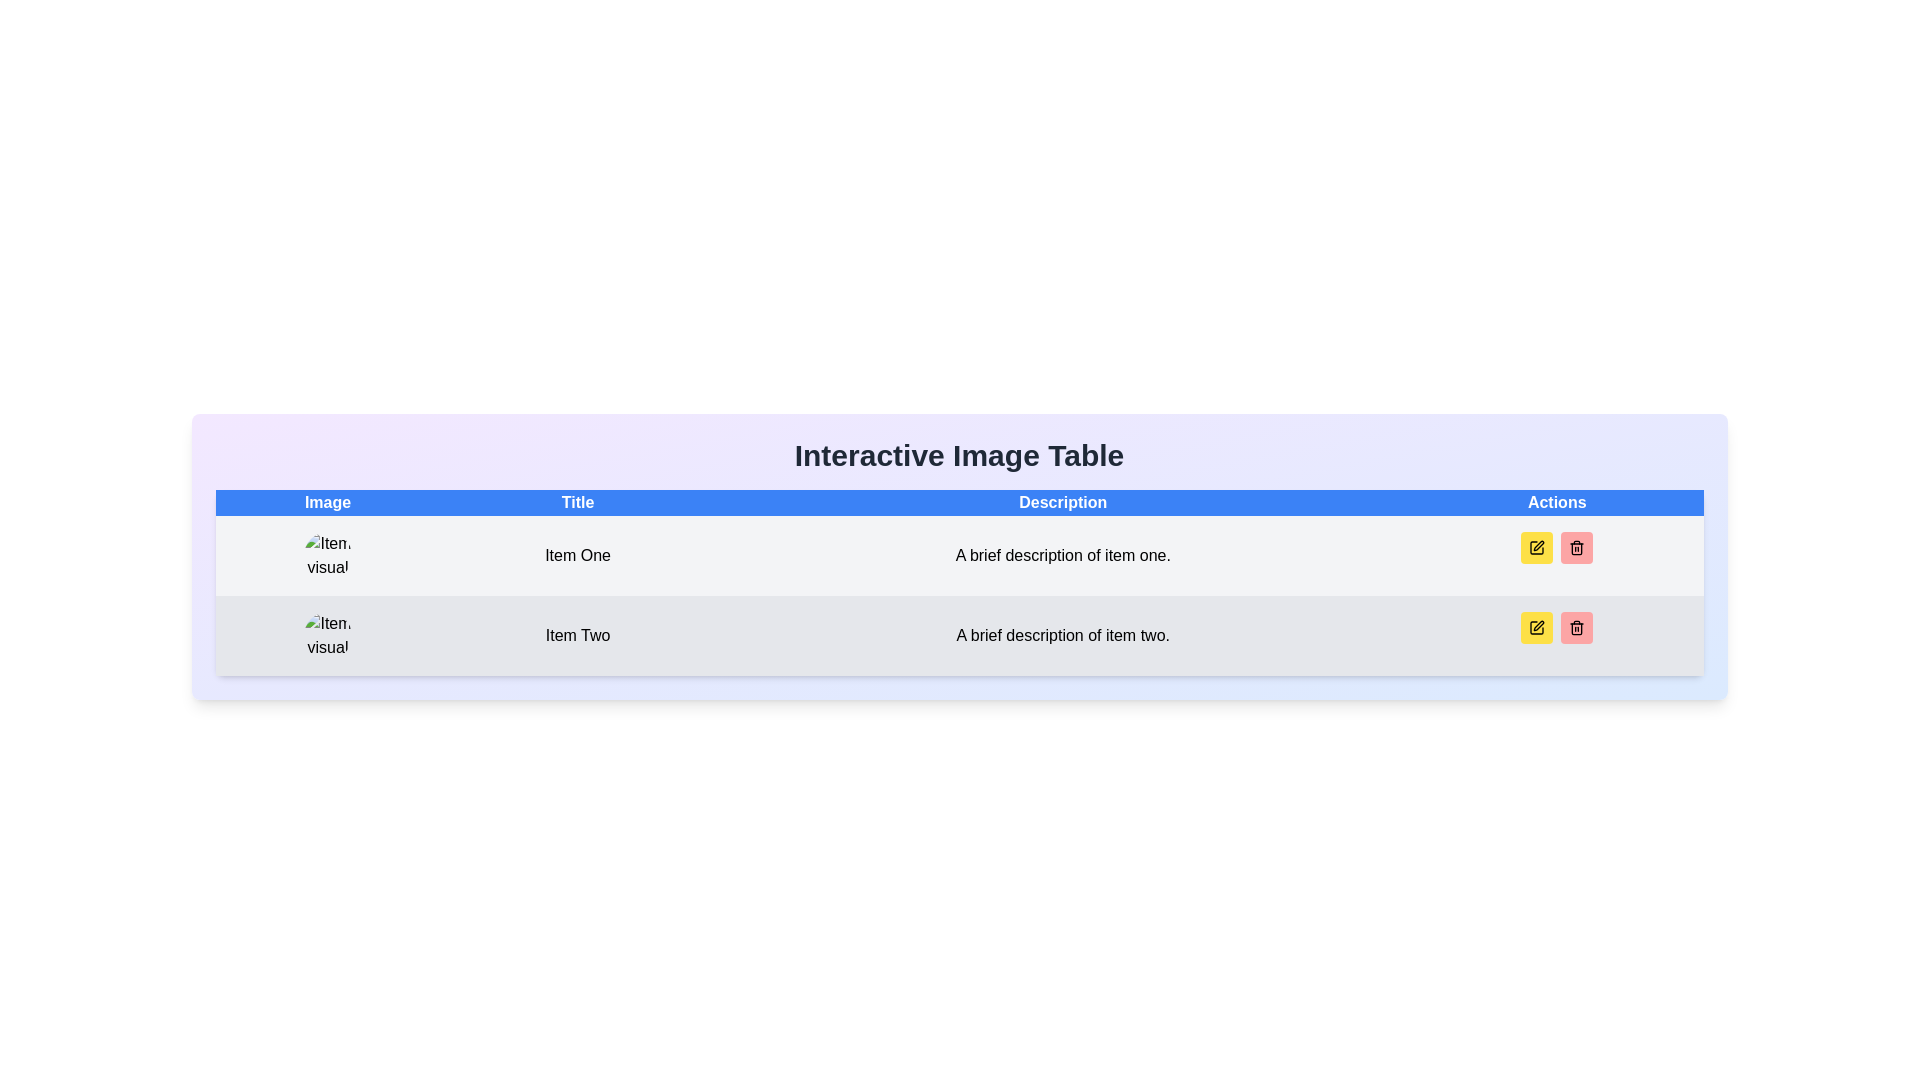 This screenshot has width=1920, height=1080. What do you see at coordinates (1576, 627) in the screenshot?
I see `the red trash bin icon located in the 'Actions' column of the second row of the table` at bounding box center [1576, 627].